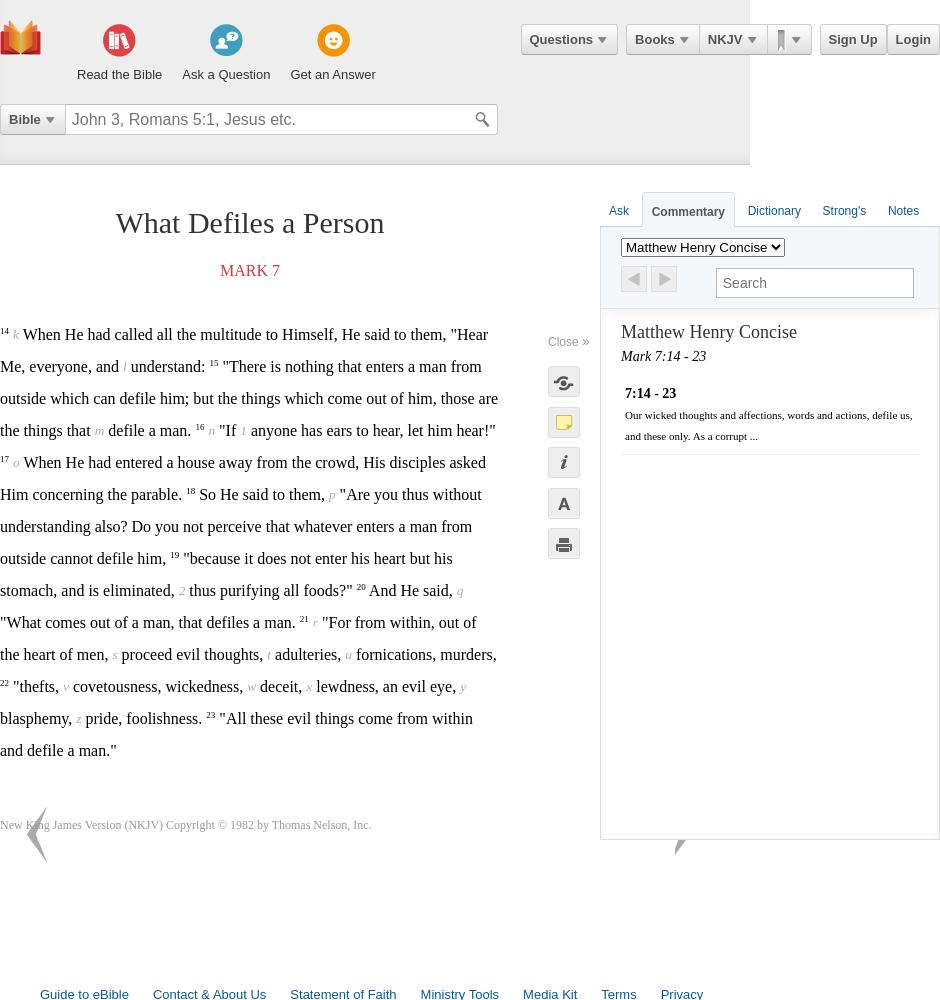  What do you see at coordinates (263, 493) in the screenshot?
I see `'So He said to them,'` at bounding box center [263, 493].